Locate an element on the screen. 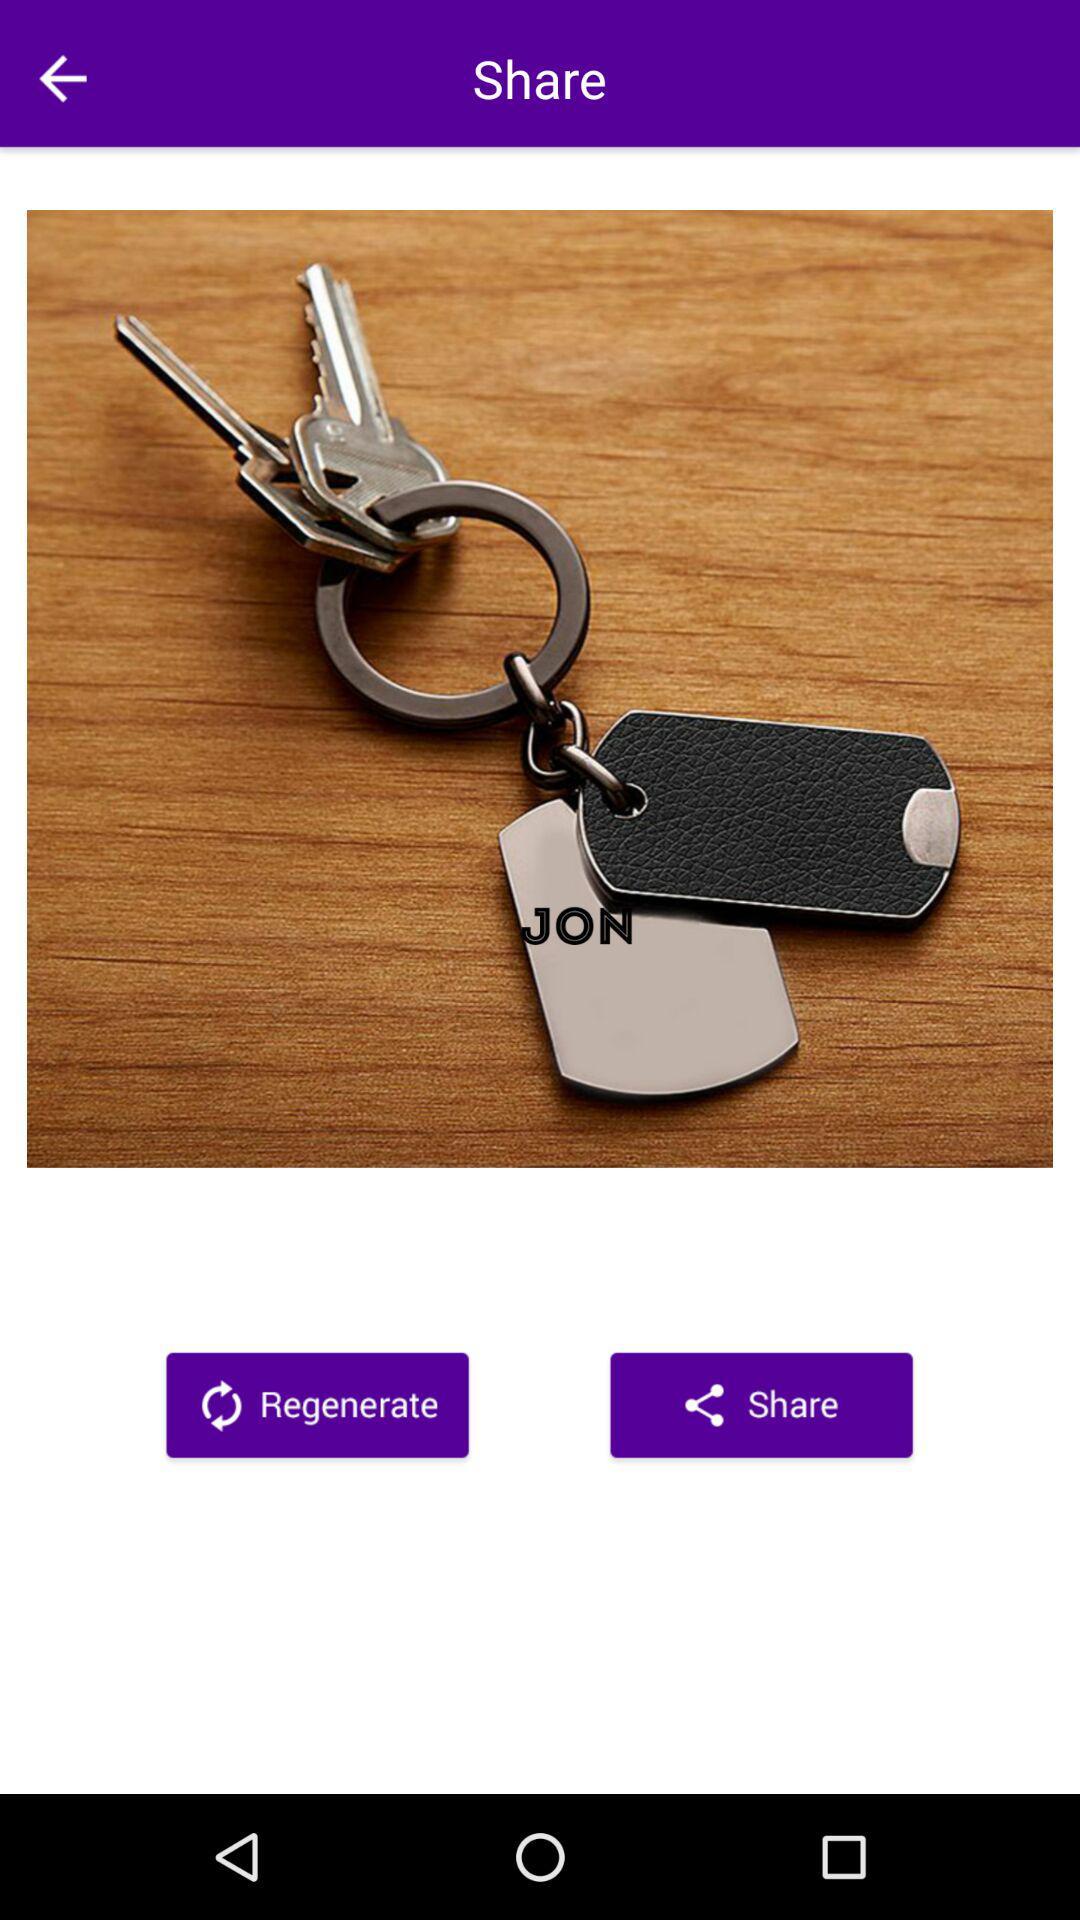 The image size is (1080, 1920). previous is located at coordinates (61, 78).